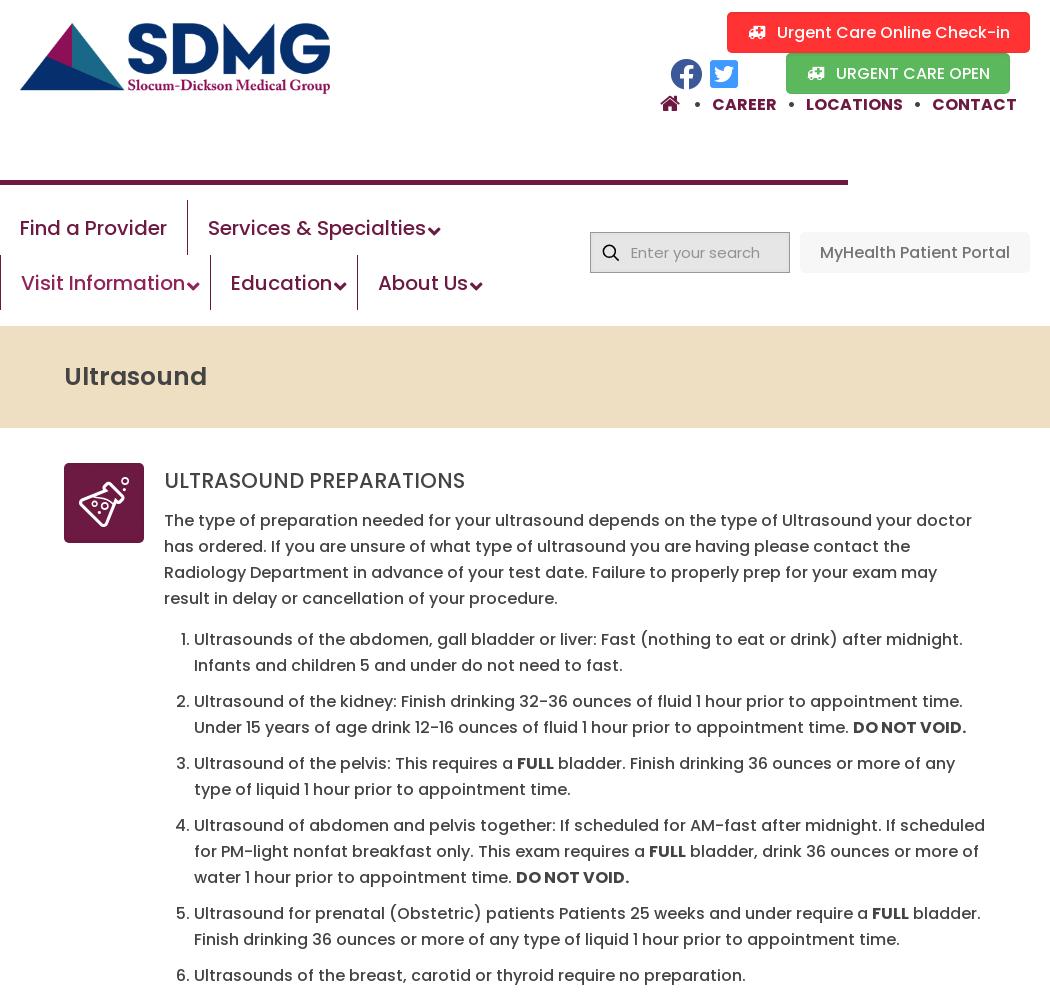 The image size is (1050, 1000). What do you see at coordinates (354, 763) in the screenshot?
I see `'Ultrasound of the pelvis: This requires a'` at bounding box center [354, 763].